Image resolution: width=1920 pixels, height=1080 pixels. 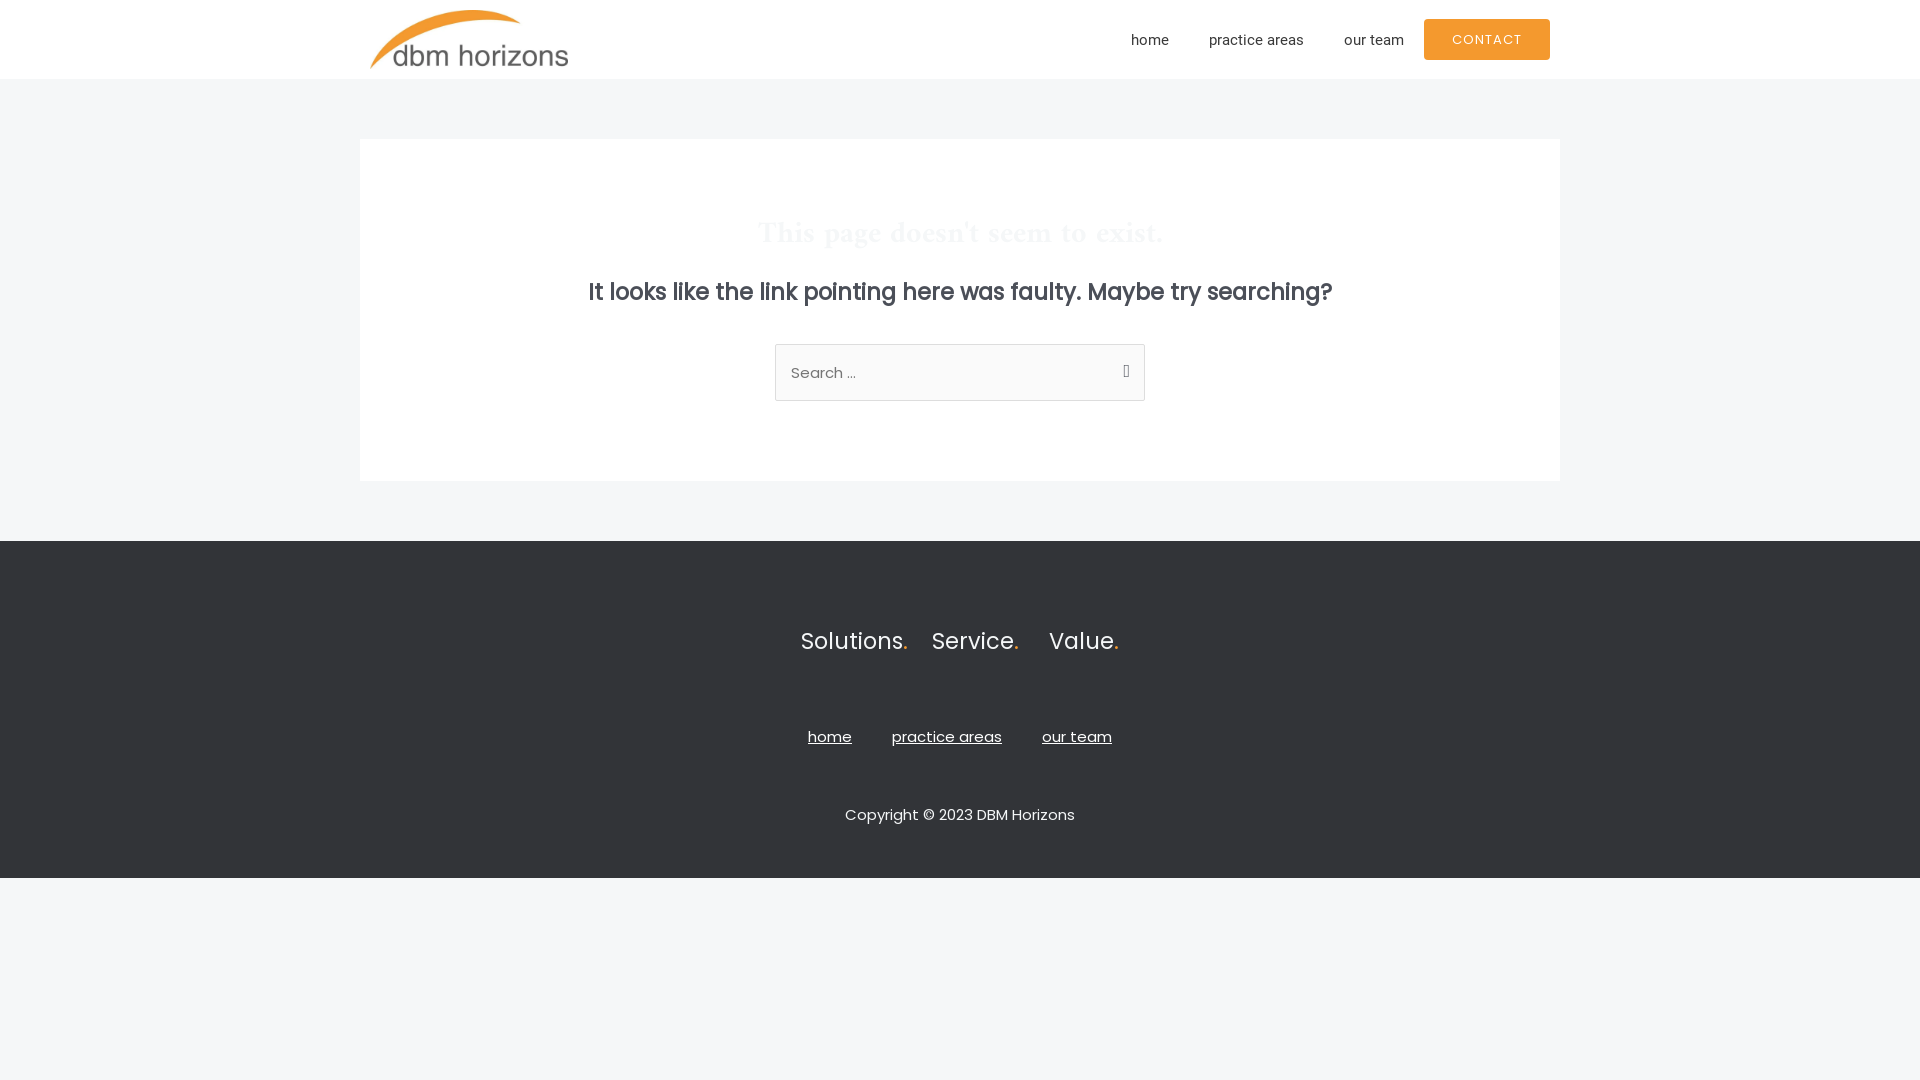 I want to click on 'Search', so click(x=1122, y=363).